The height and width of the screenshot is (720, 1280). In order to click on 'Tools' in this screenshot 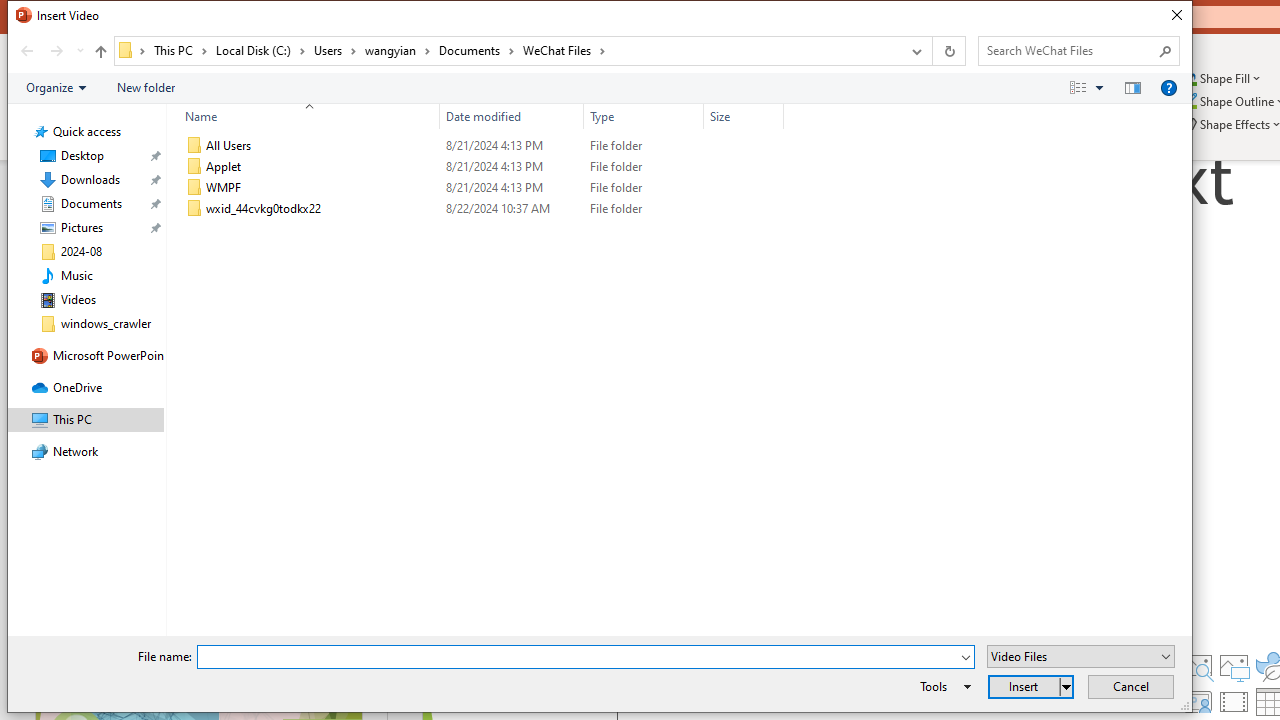, I will do `click(941, 685)`.